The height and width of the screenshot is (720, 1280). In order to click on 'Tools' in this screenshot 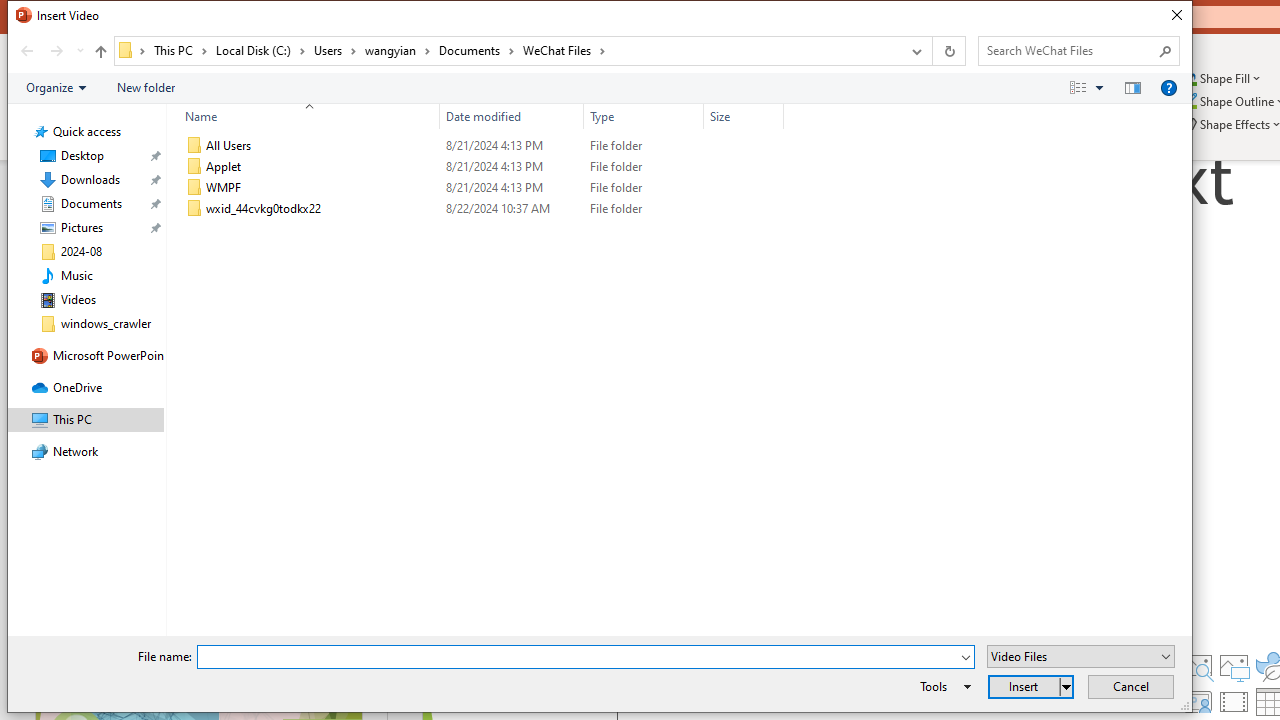, I will do `click(941, 685)`.